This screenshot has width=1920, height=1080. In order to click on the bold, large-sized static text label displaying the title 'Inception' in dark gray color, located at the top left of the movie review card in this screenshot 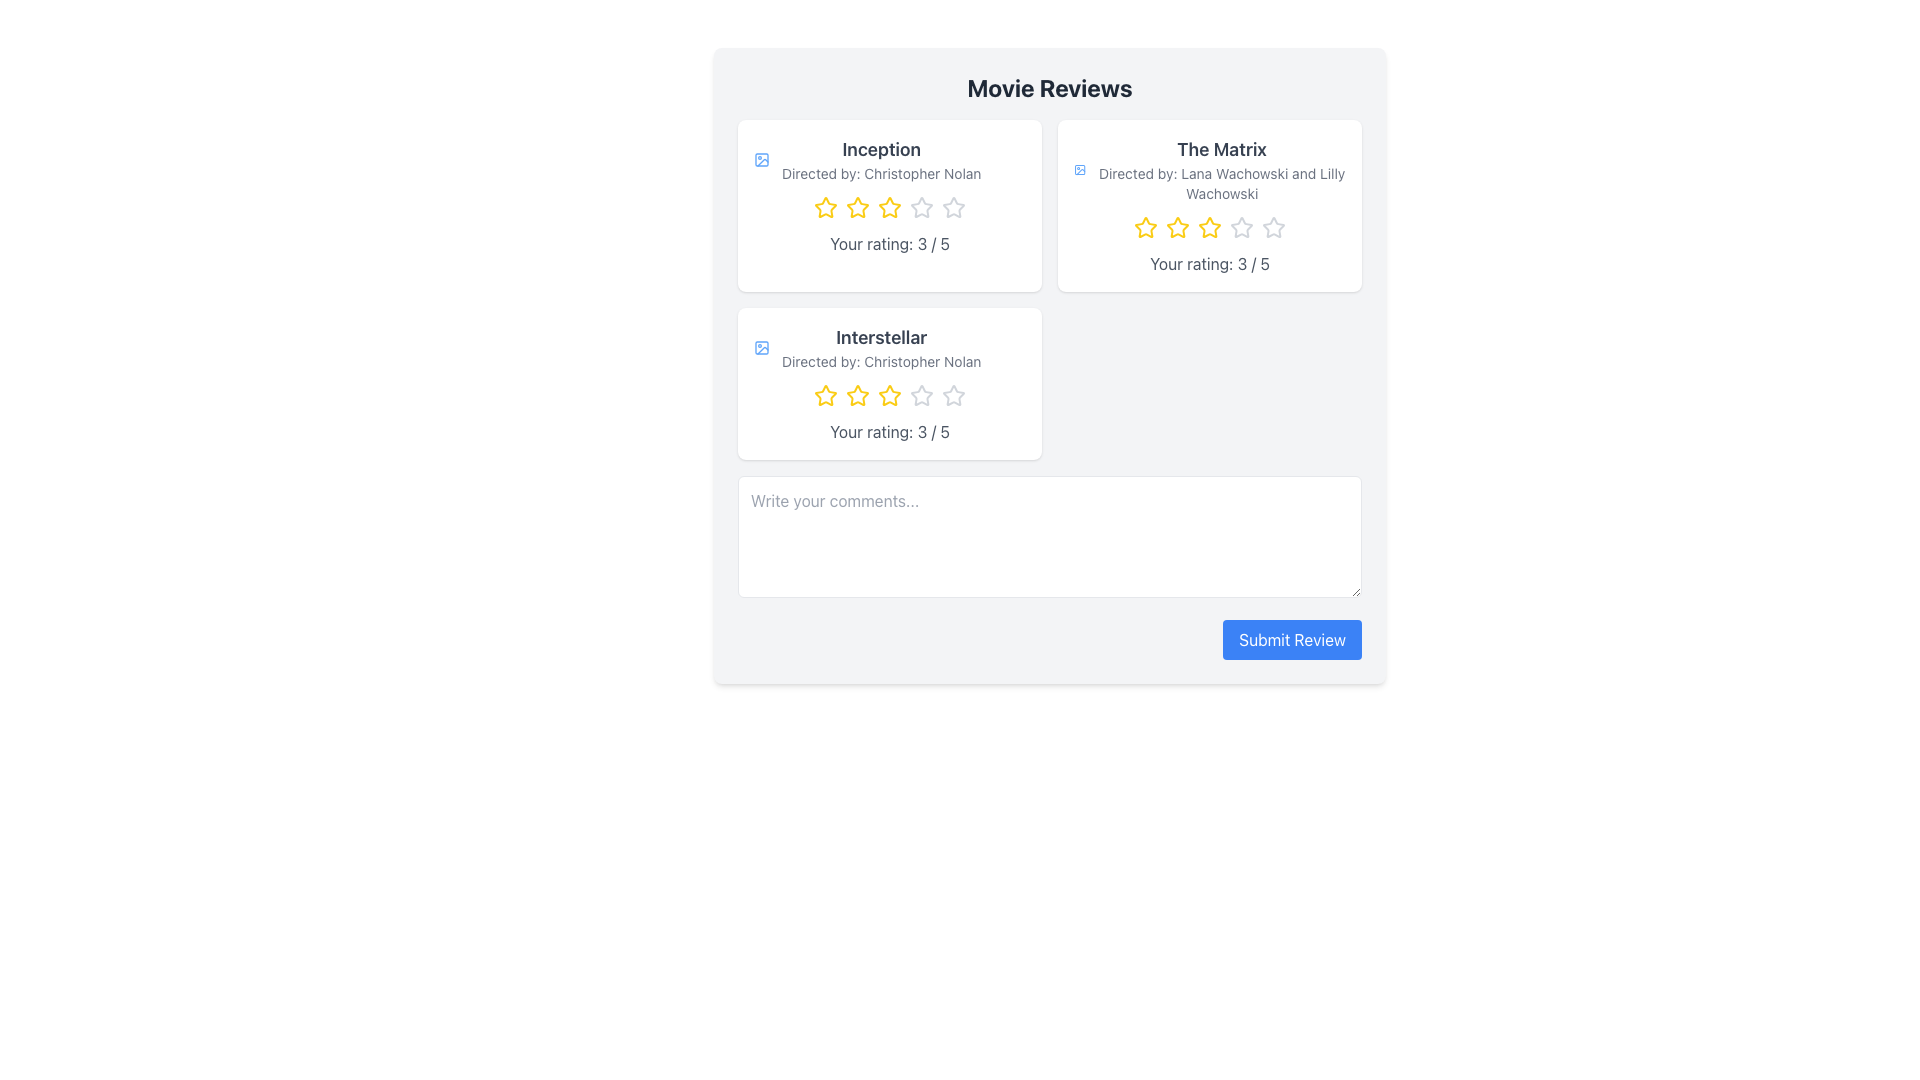, I will do `click(880, 149)`.